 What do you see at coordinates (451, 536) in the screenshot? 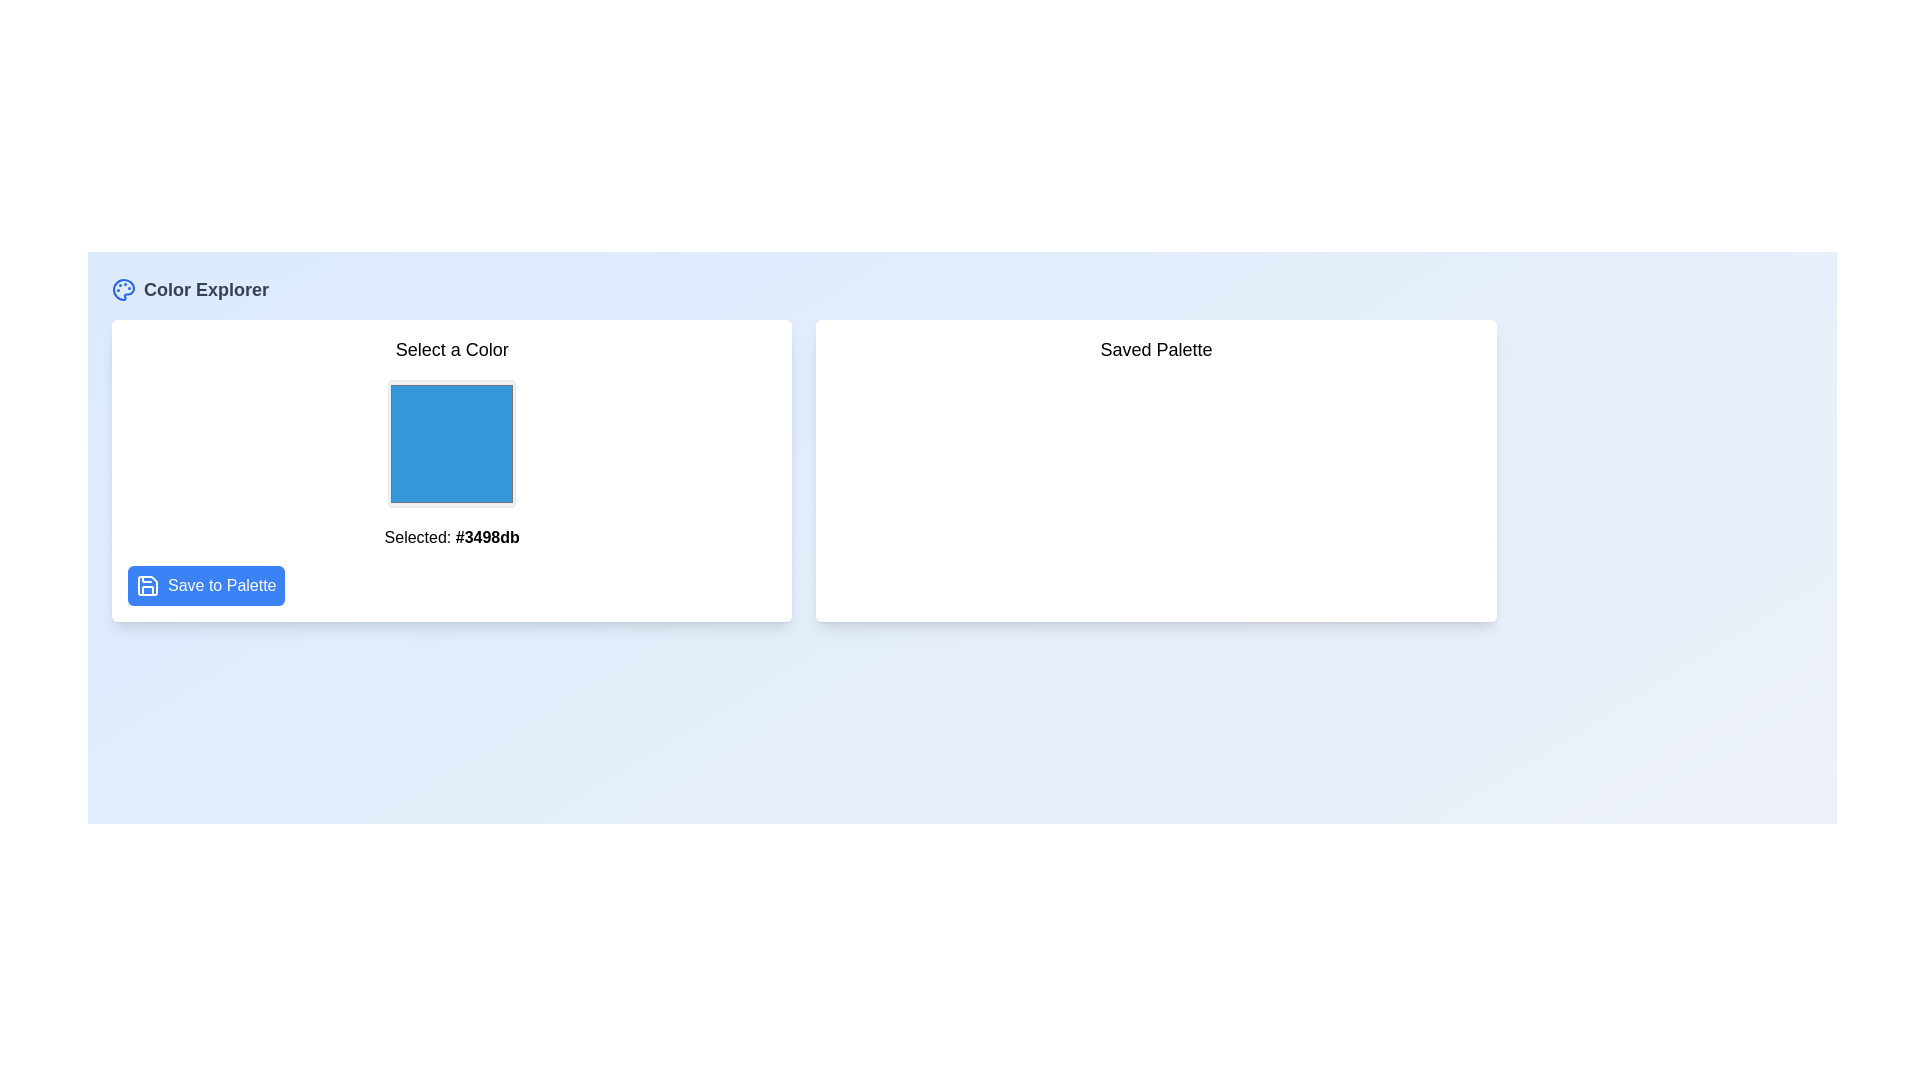
I see `the text label displaying the currently selected color's hexadecimal value, which is located above the 'Save to Palette' button in the 'Select a Color' section` at bounding box center [451, 536].